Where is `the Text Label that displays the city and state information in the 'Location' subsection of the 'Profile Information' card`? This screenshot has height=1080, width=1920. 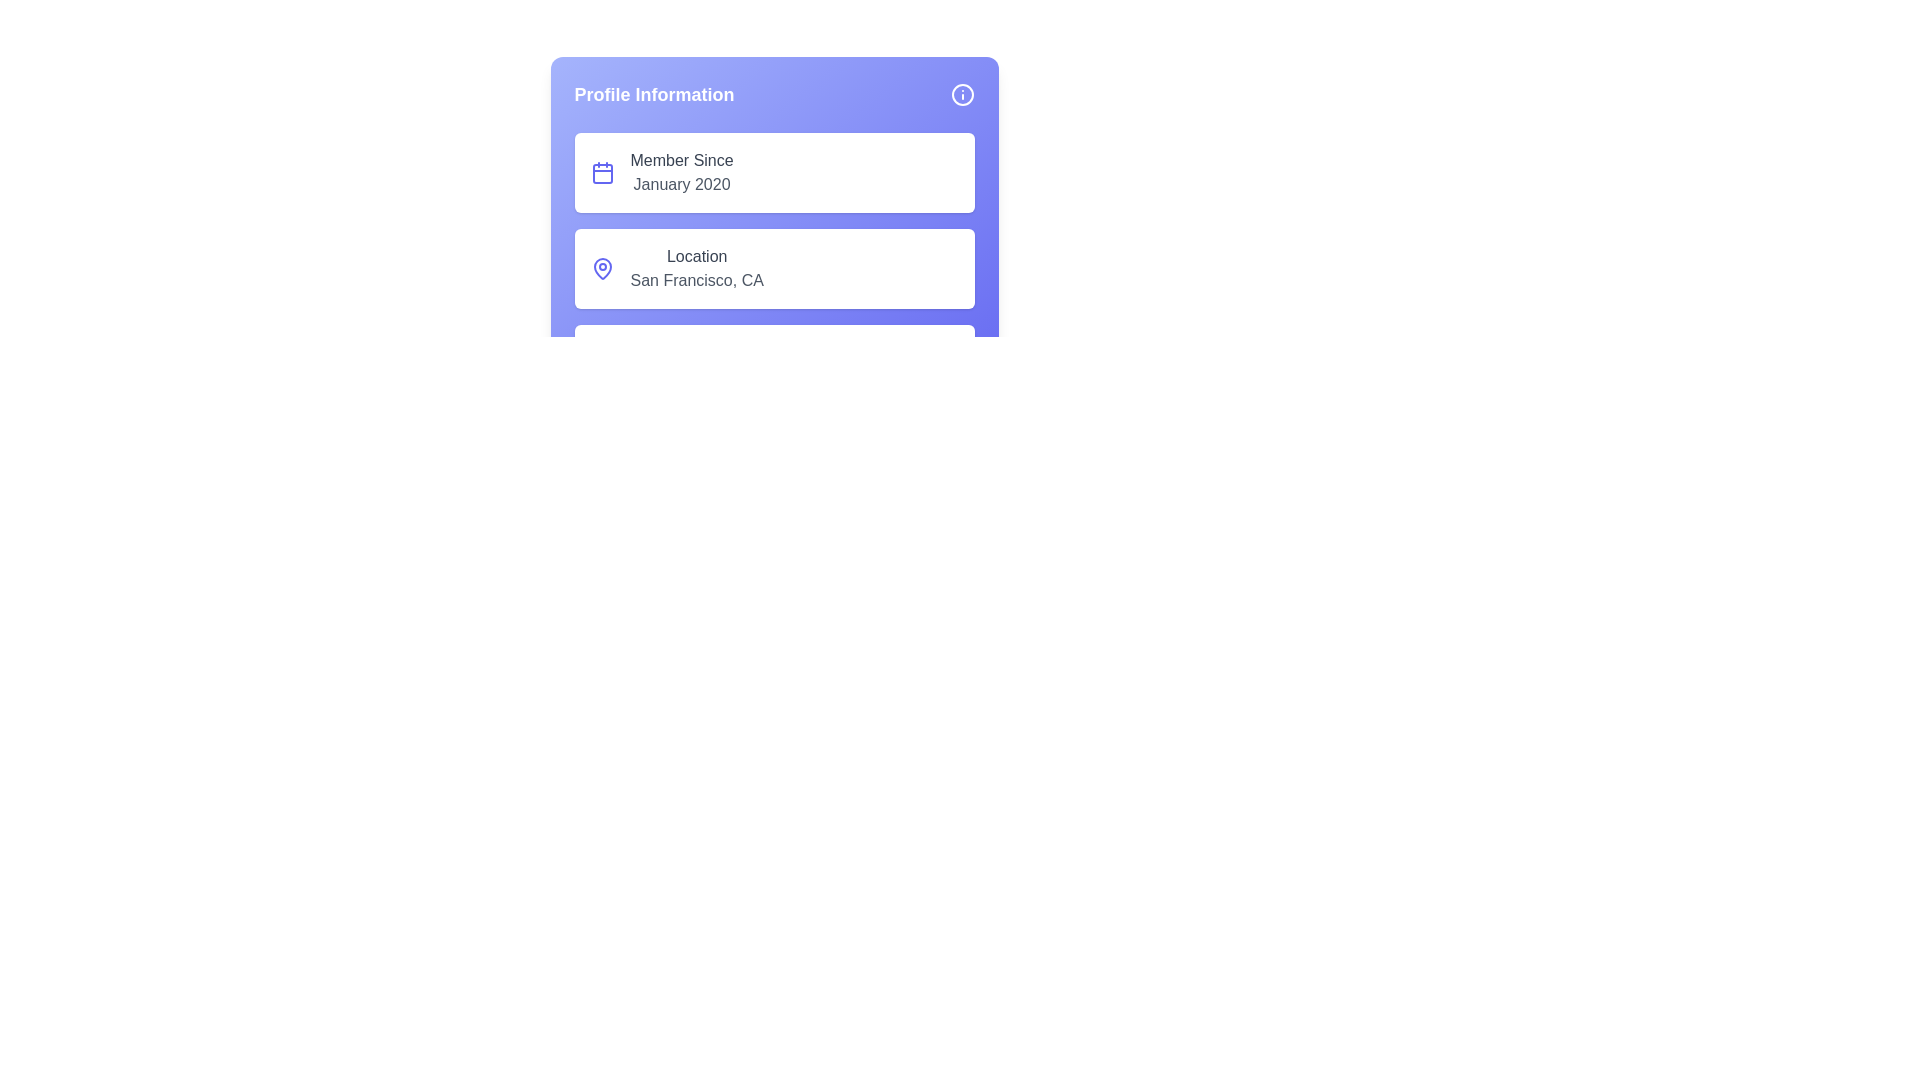
the Text Label that displays the city and state information in the 'Location' subsection of the 'Profile Information' card is located at coordinates (697, 281).